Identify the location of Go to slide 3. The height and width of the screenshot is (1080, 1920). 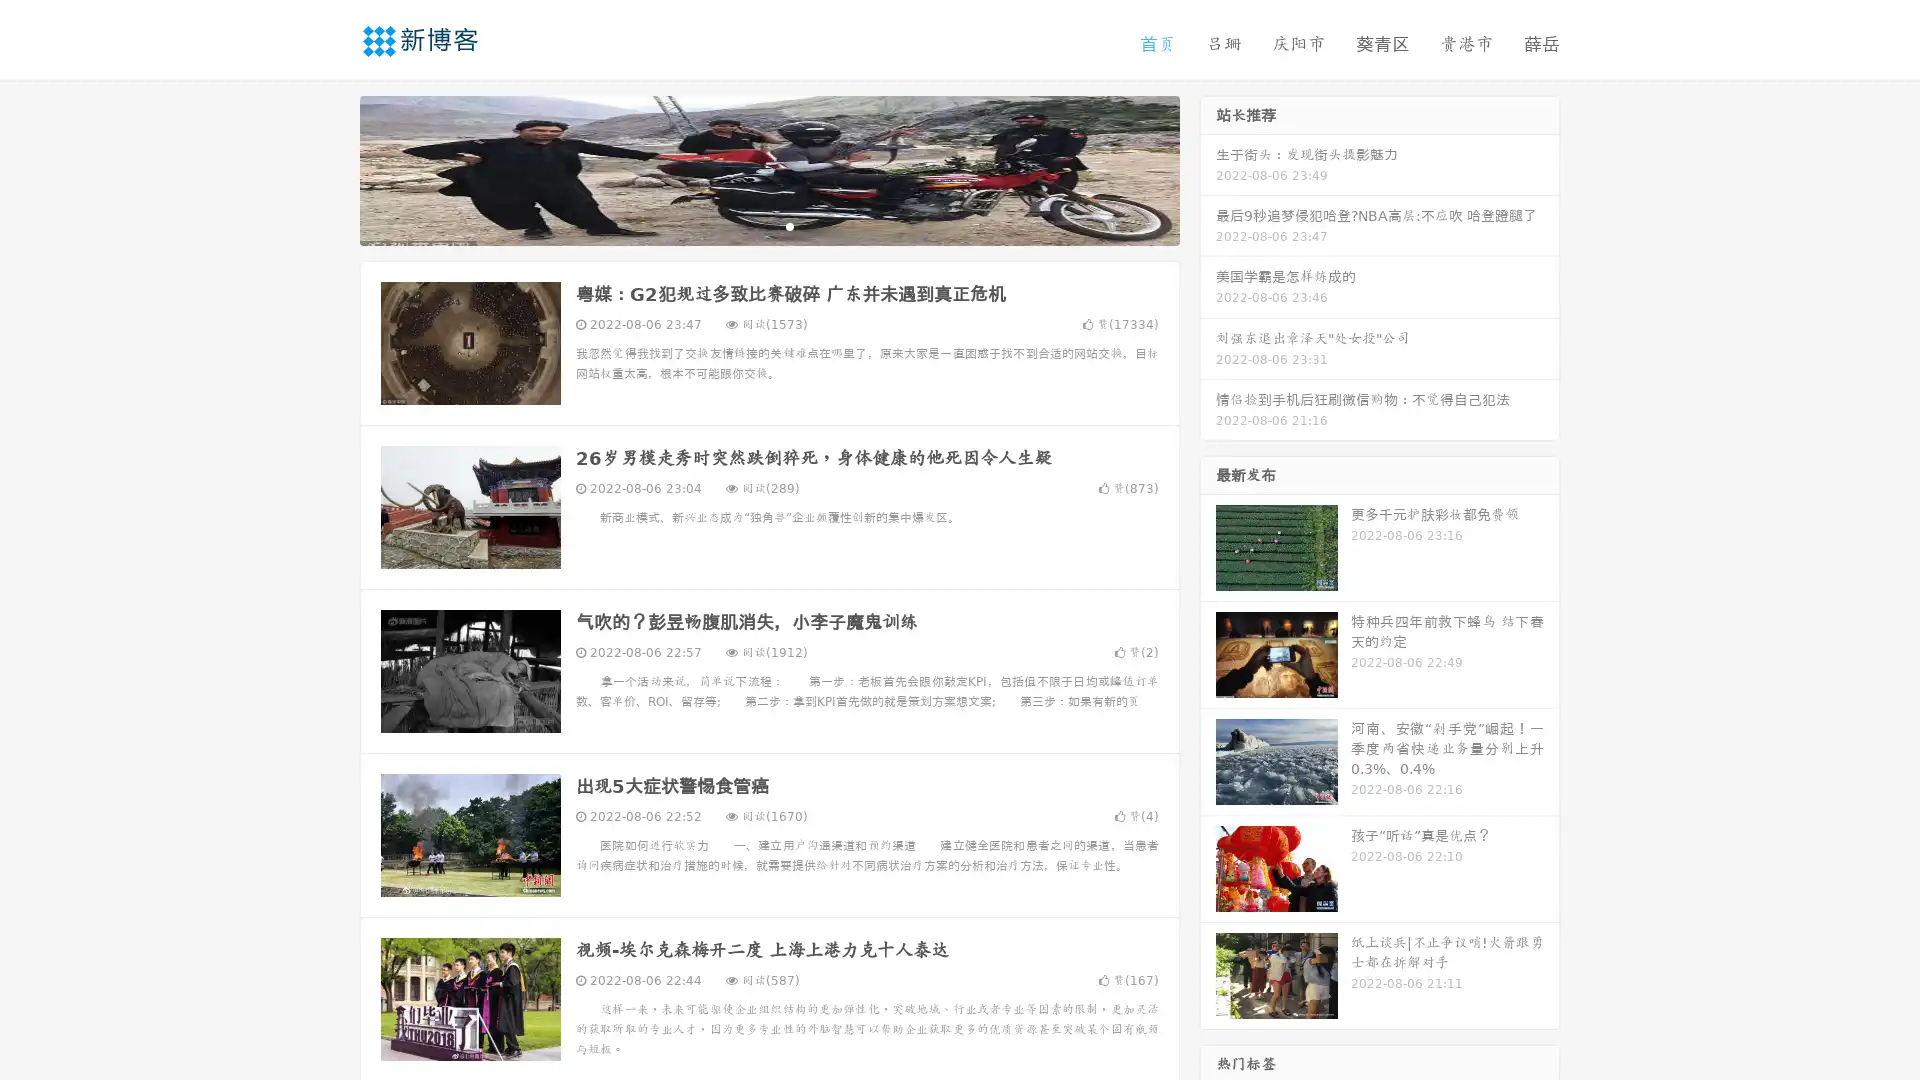
(789, 225).